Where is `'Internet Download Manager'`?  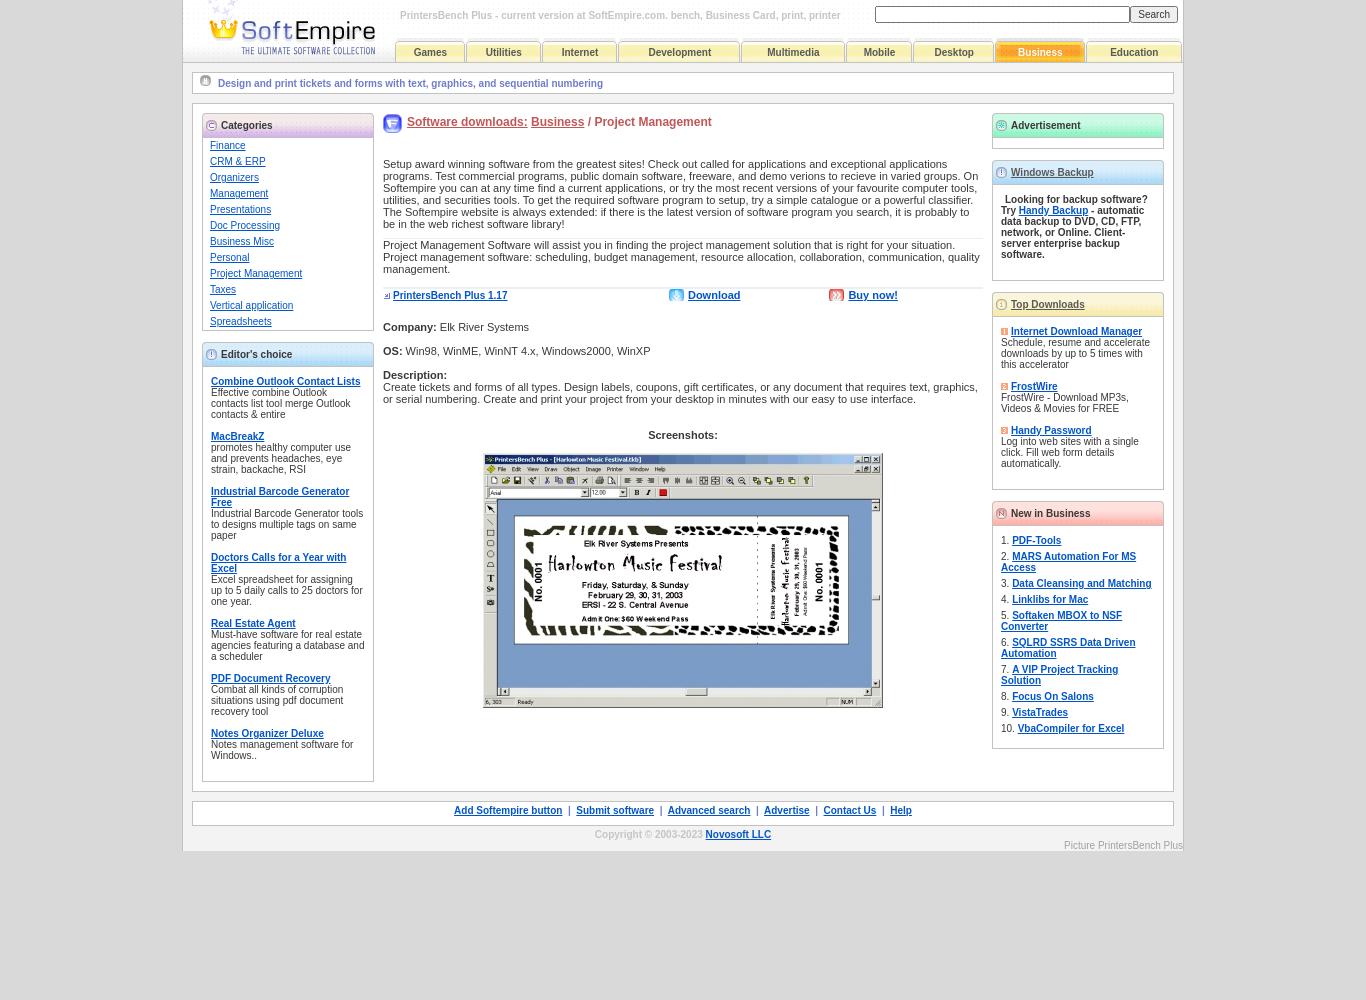 'Internet Download Manager' is located at coordinates (1075, 330).